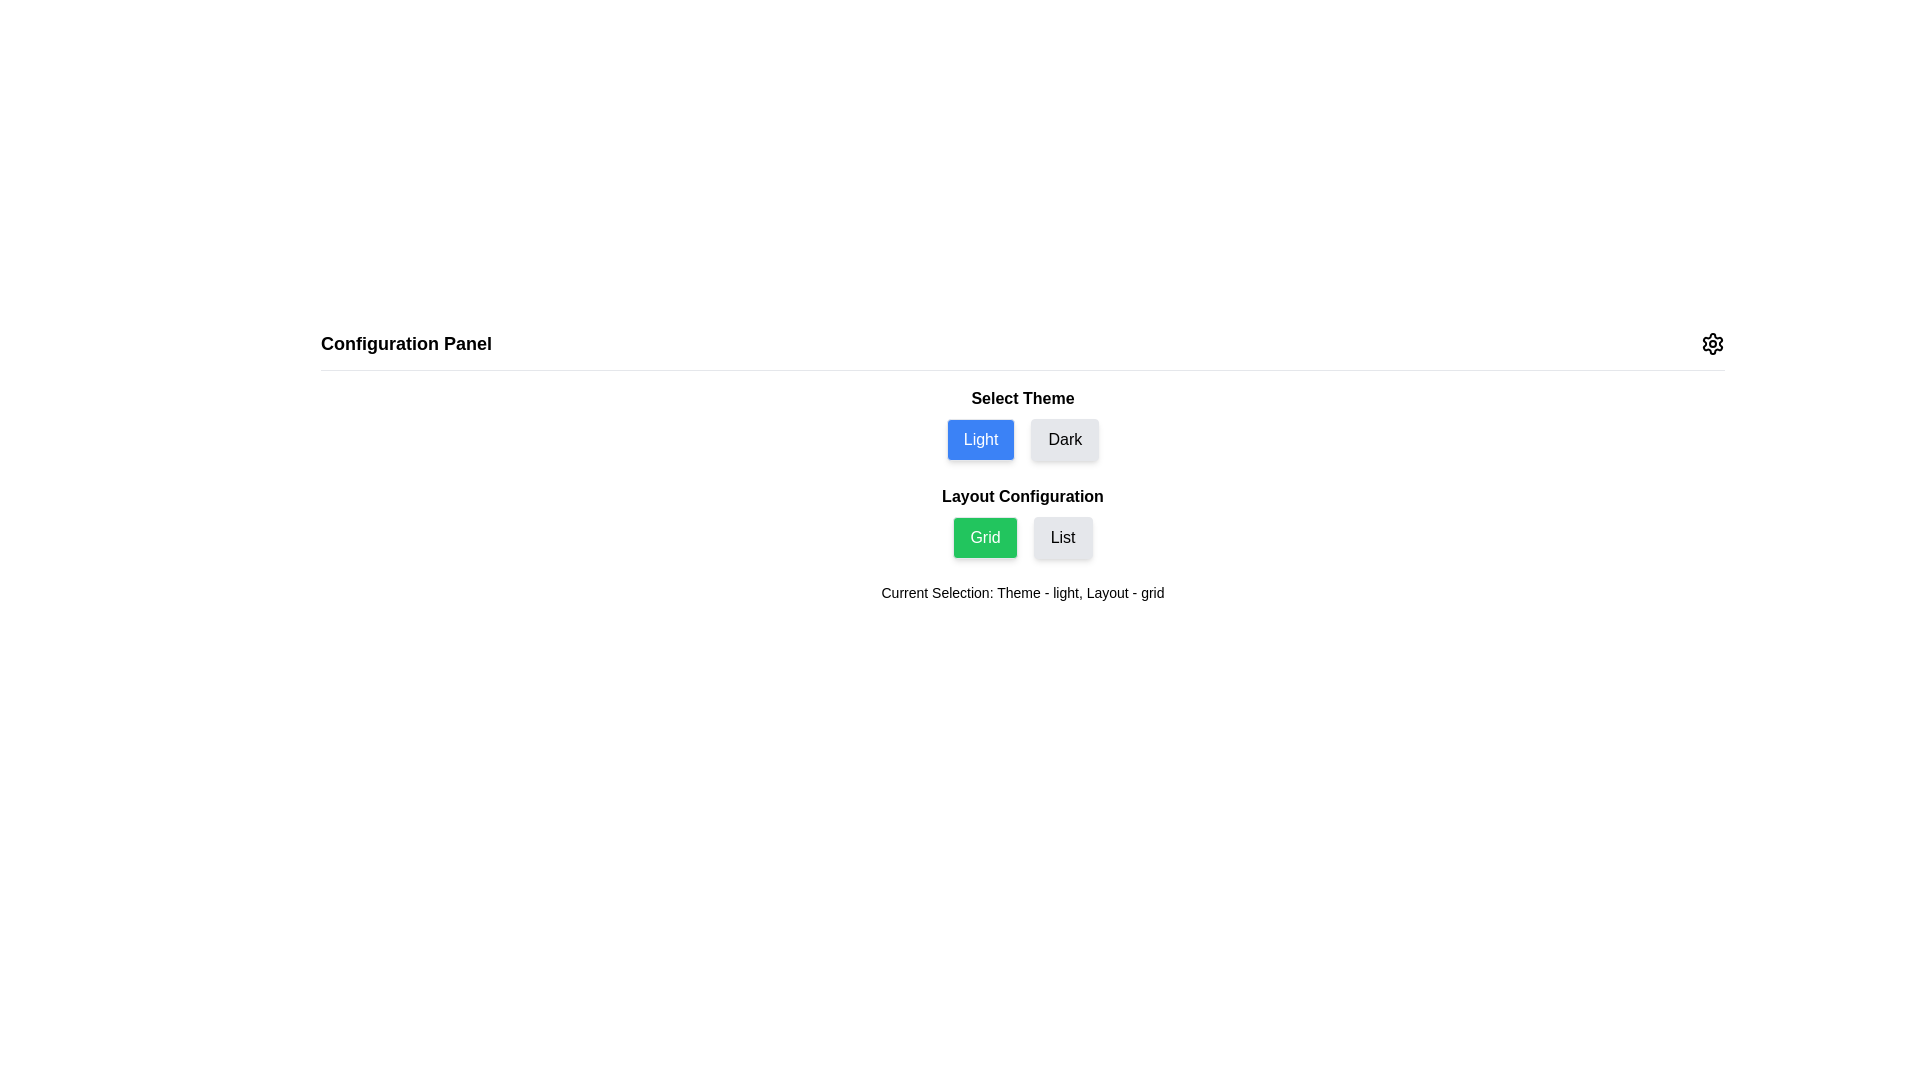 The image size is (1920, 1080). What do you see at coordinates (1022, 423) in the screenshot?
I see `the 'Select Theme' section header with buttons, which includes the title 'Select Theme' and buttons labeled 'Light' and 'Dark'` at bounding box center [1022, 423].